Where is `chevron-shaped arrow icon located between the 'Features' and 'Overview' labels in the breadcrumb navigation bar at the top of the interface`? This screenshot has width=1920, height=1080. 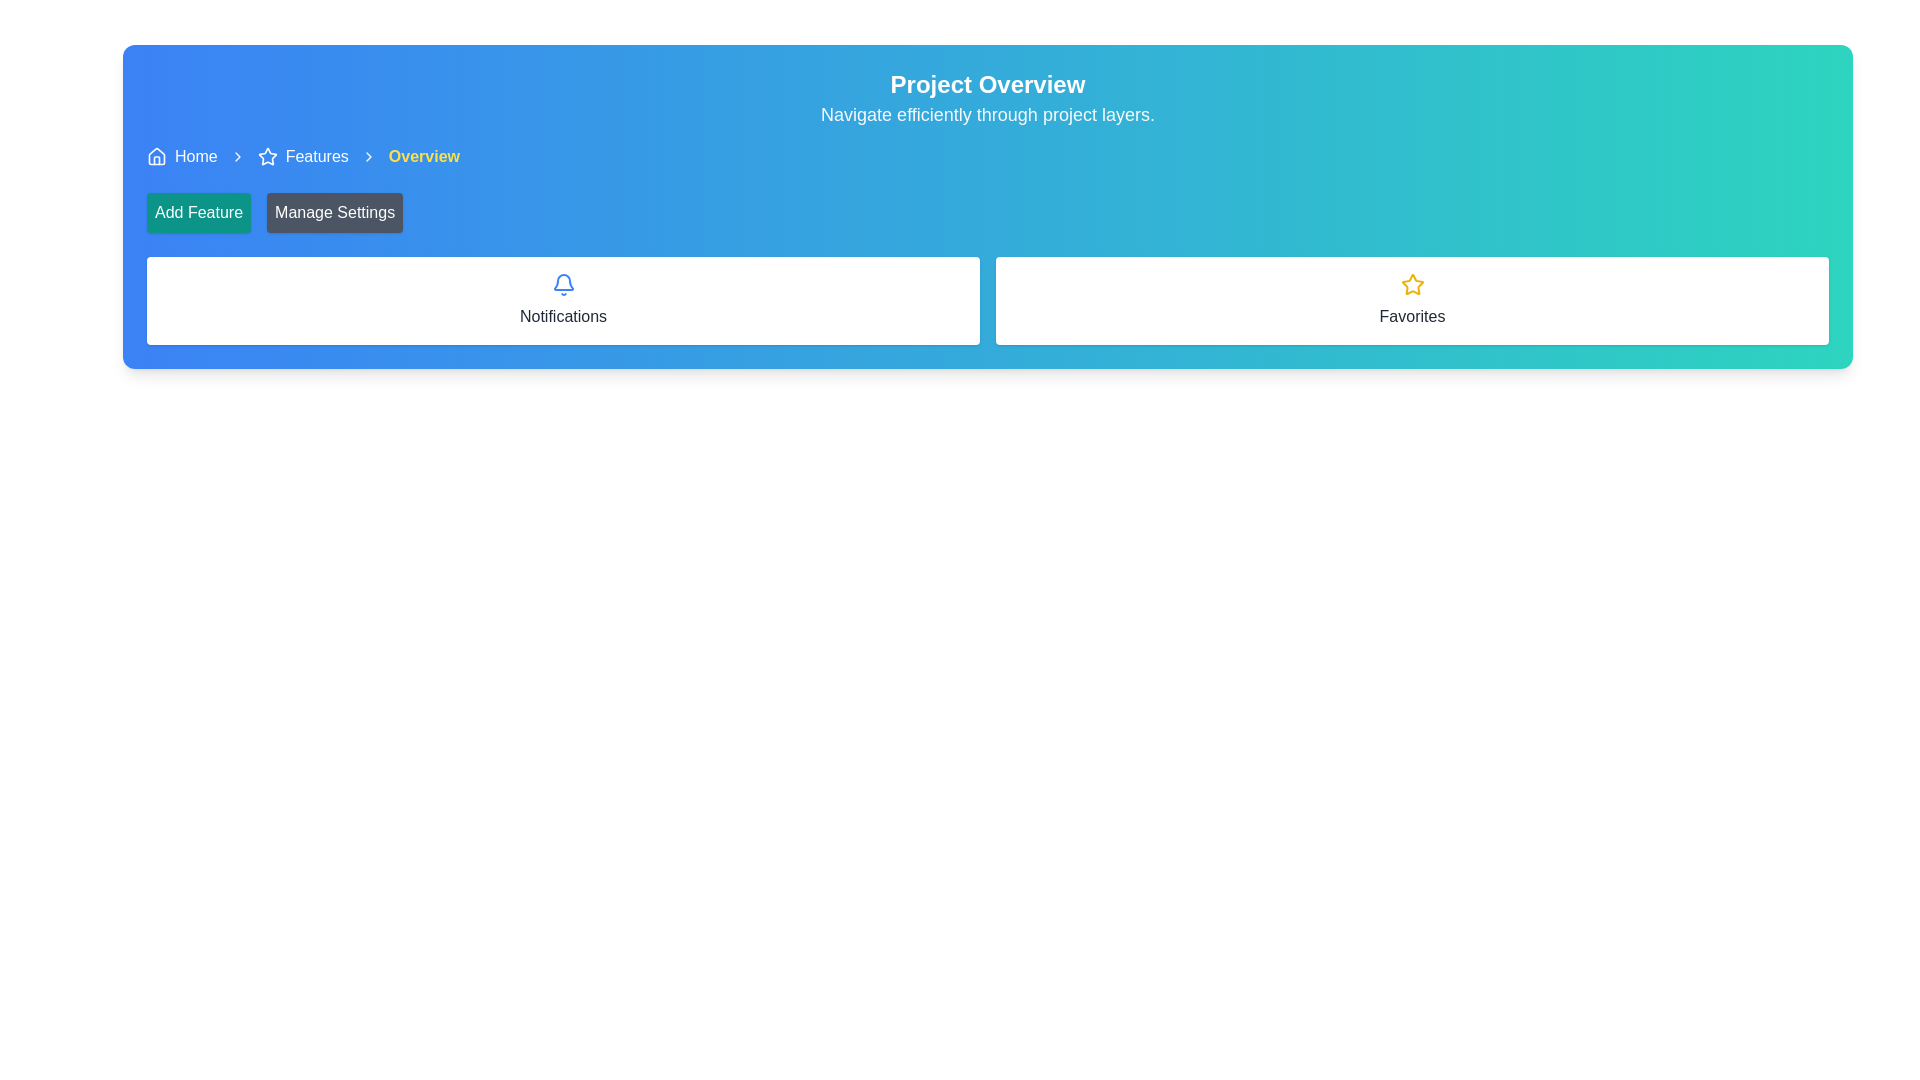 chevron-shaped arrow icon located between the 'Features' and 'Overview' labels in the breadcrumb navigation bar at the top of the interface is located at coordinates (368, 156).